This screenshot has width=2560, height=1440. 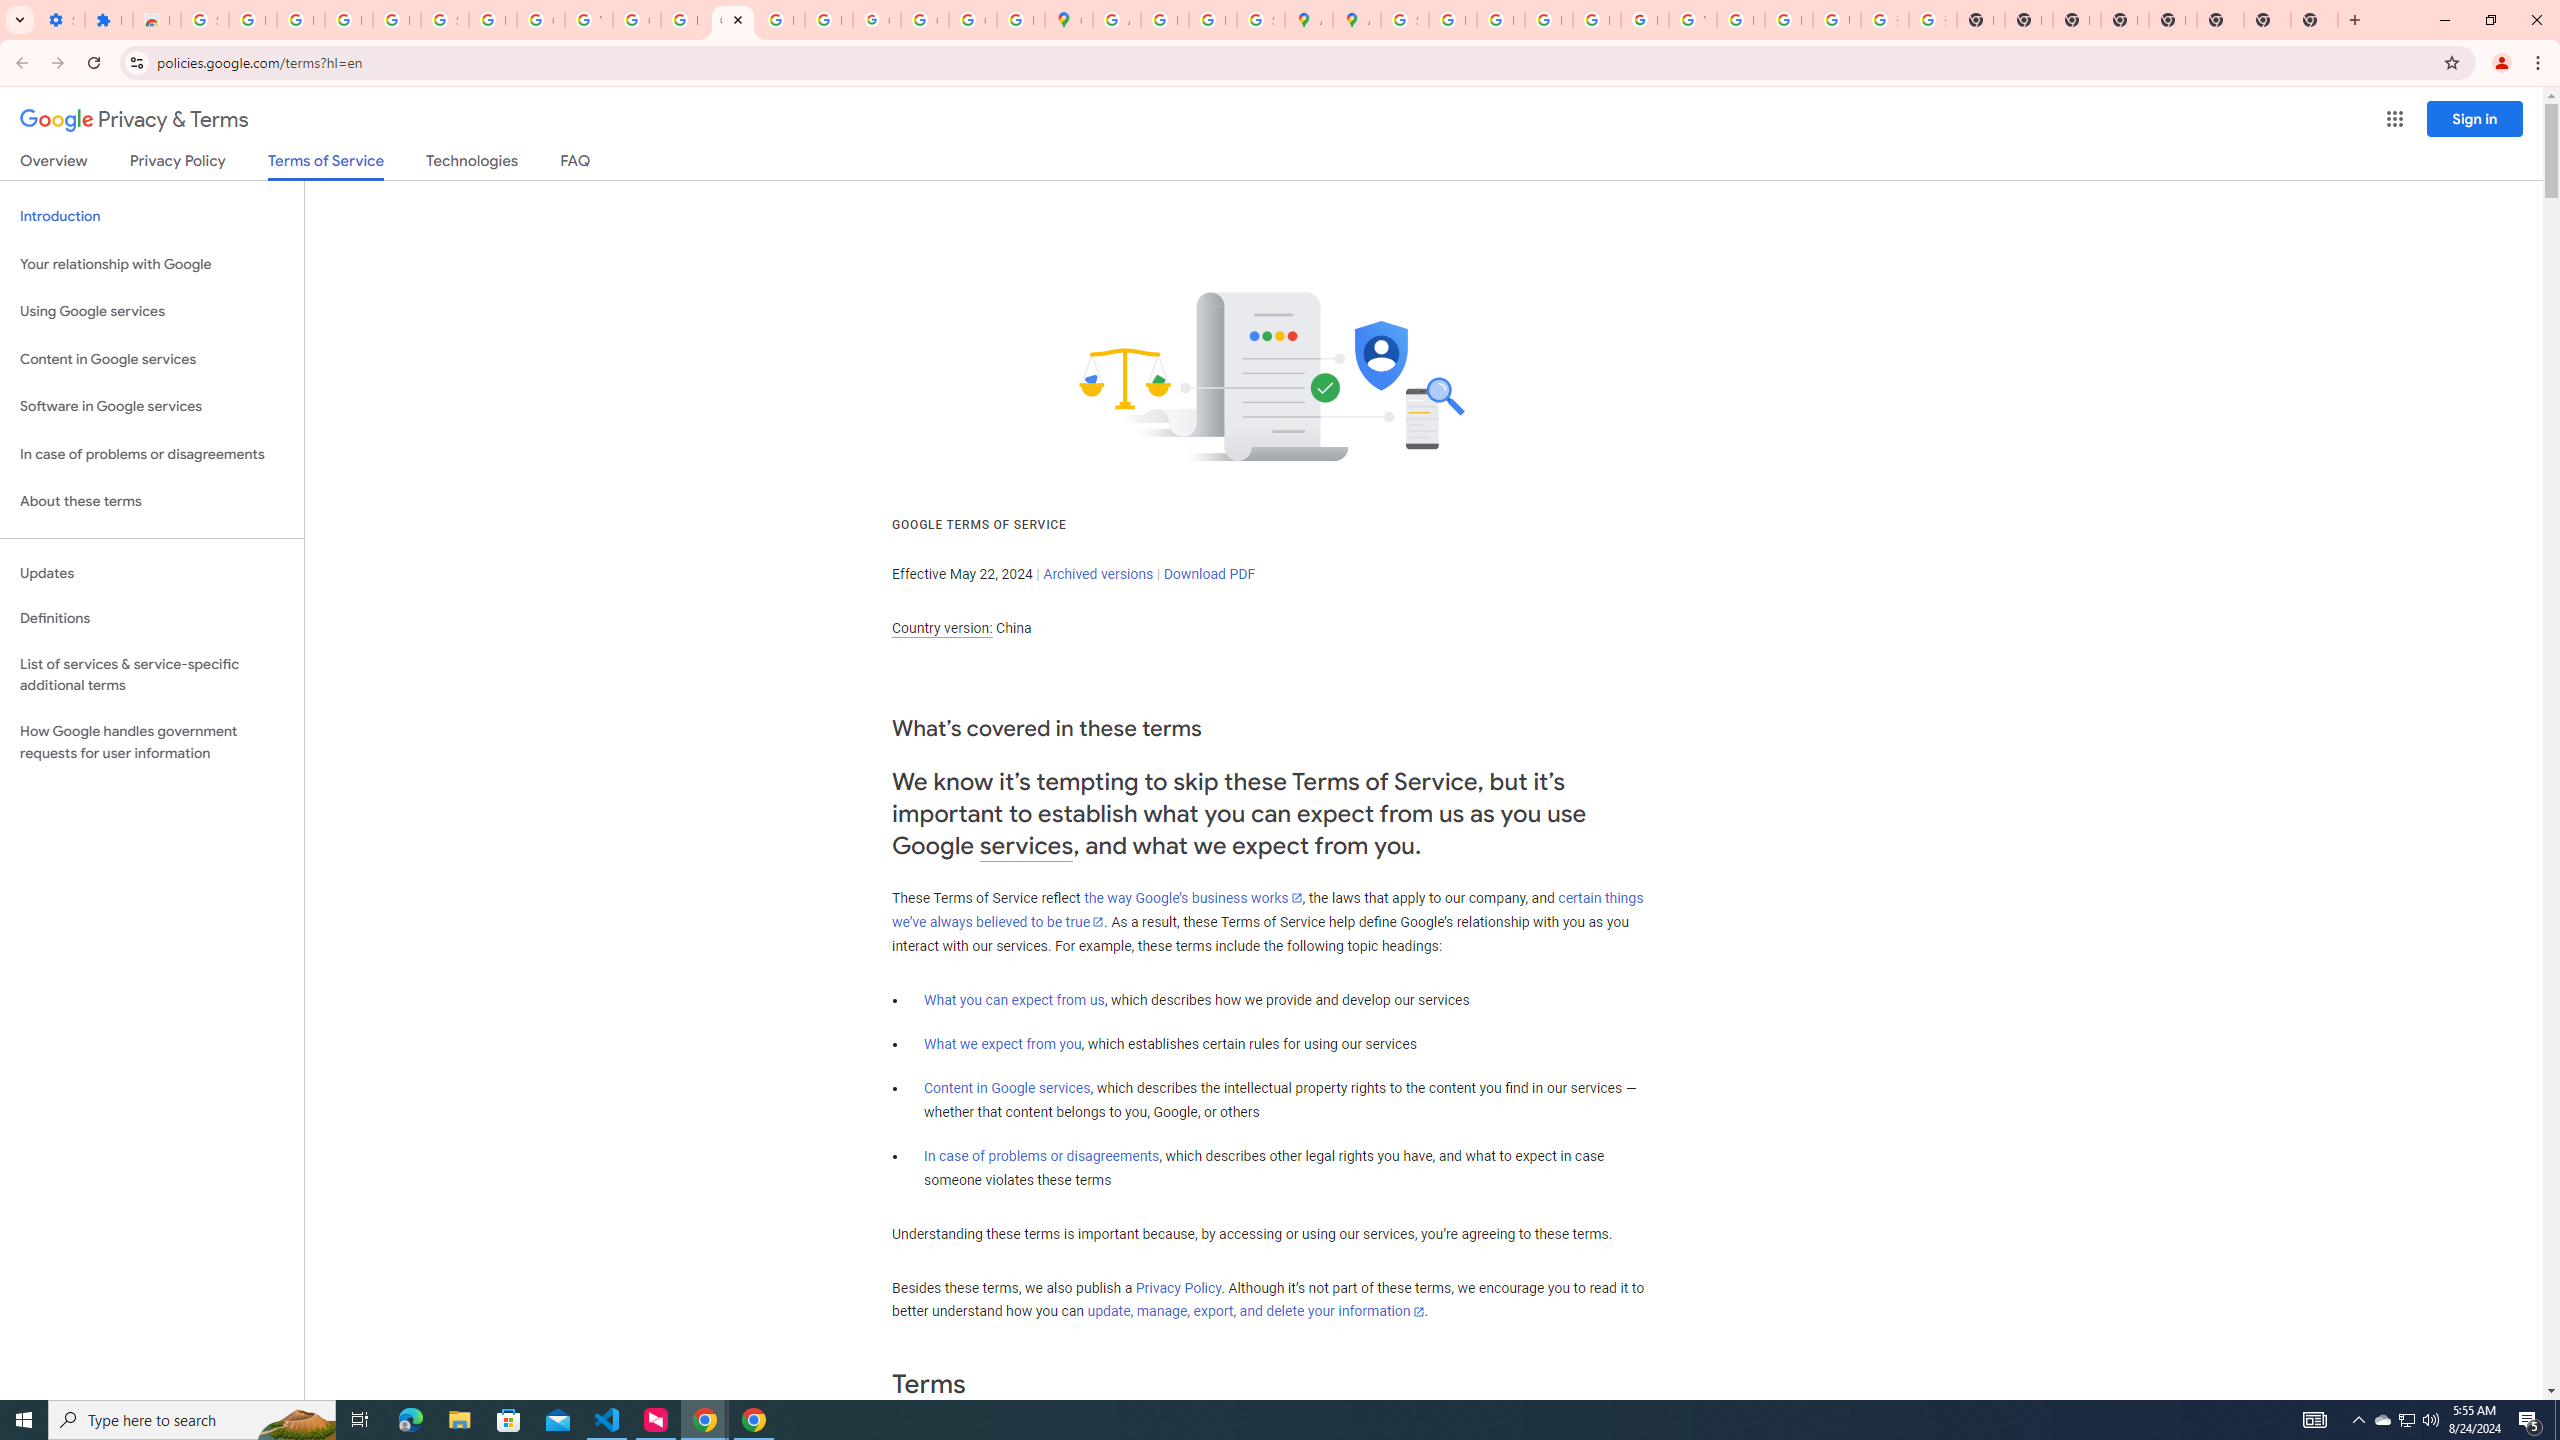 I want to click on 'Software in Google services', so click(x=151, y=405).